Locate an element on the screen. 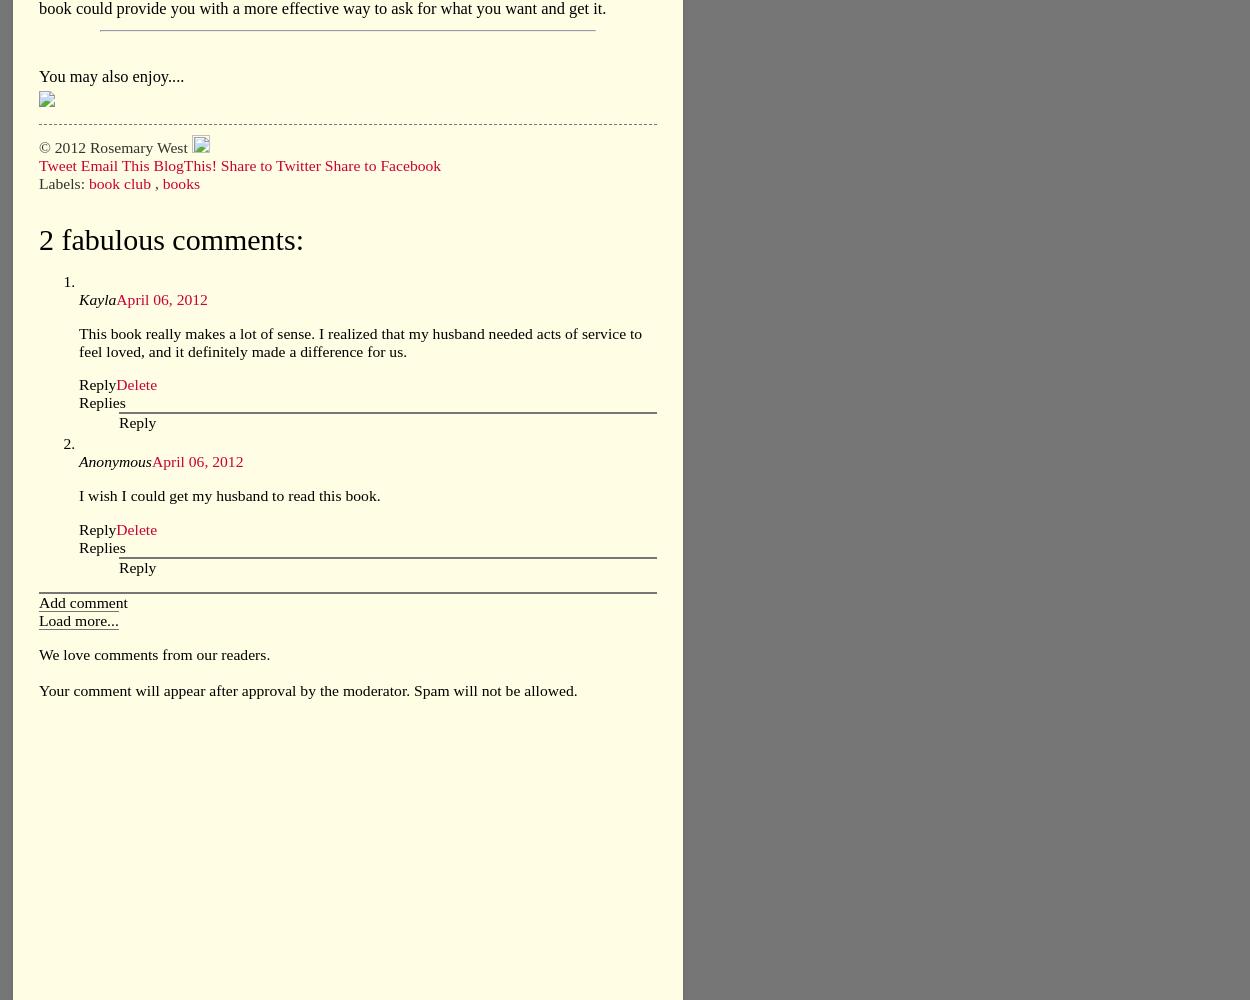 The image size is (1250, 1000). 'BlogThis!' is located at coordinates (186, 165).